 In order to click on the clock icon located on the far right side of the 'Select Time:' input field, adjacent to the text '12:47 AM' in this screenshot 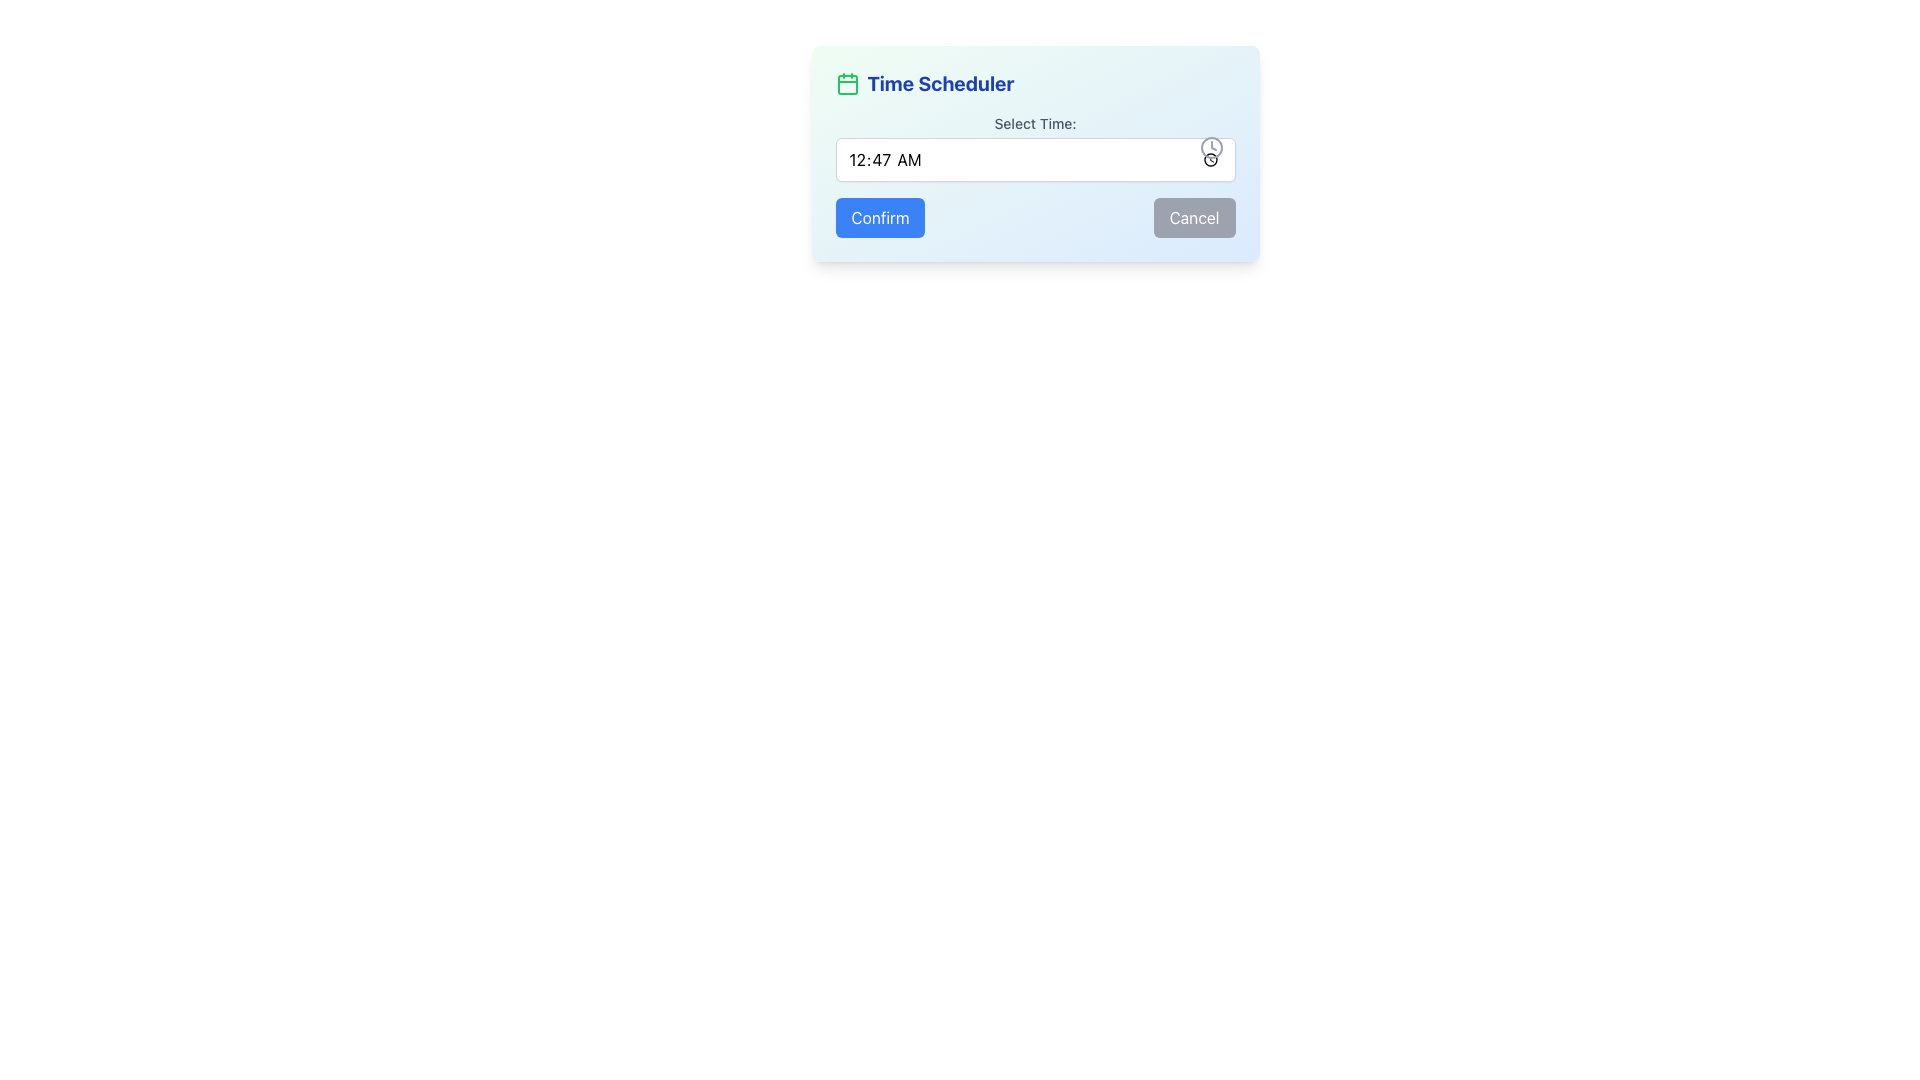, I will do `click(1210, 146)`.